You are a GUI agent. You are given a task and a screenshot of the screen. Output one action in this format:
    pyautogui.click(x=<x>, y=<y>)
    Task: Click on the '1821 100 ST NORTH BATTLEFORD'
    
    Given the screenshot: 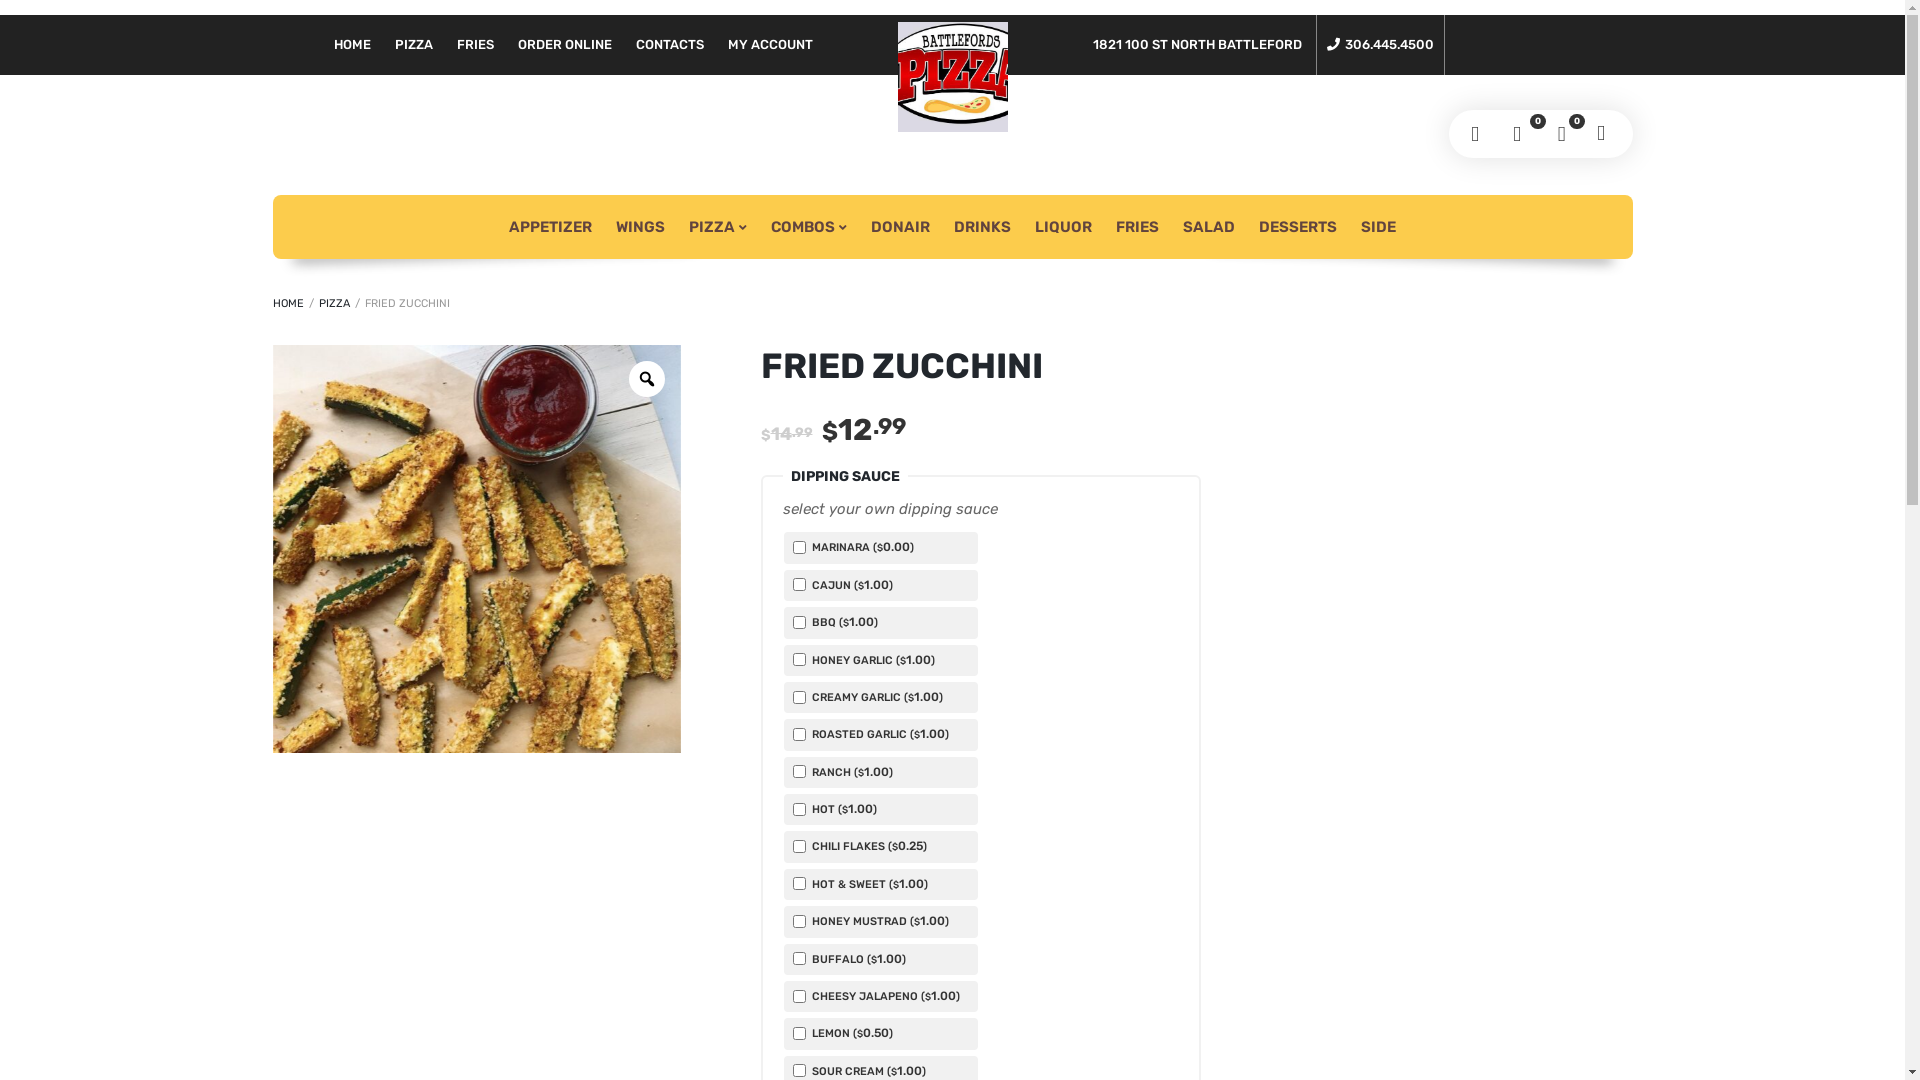 What is the action you would take?
    pyautogui.click(x=1196, y=45)
    